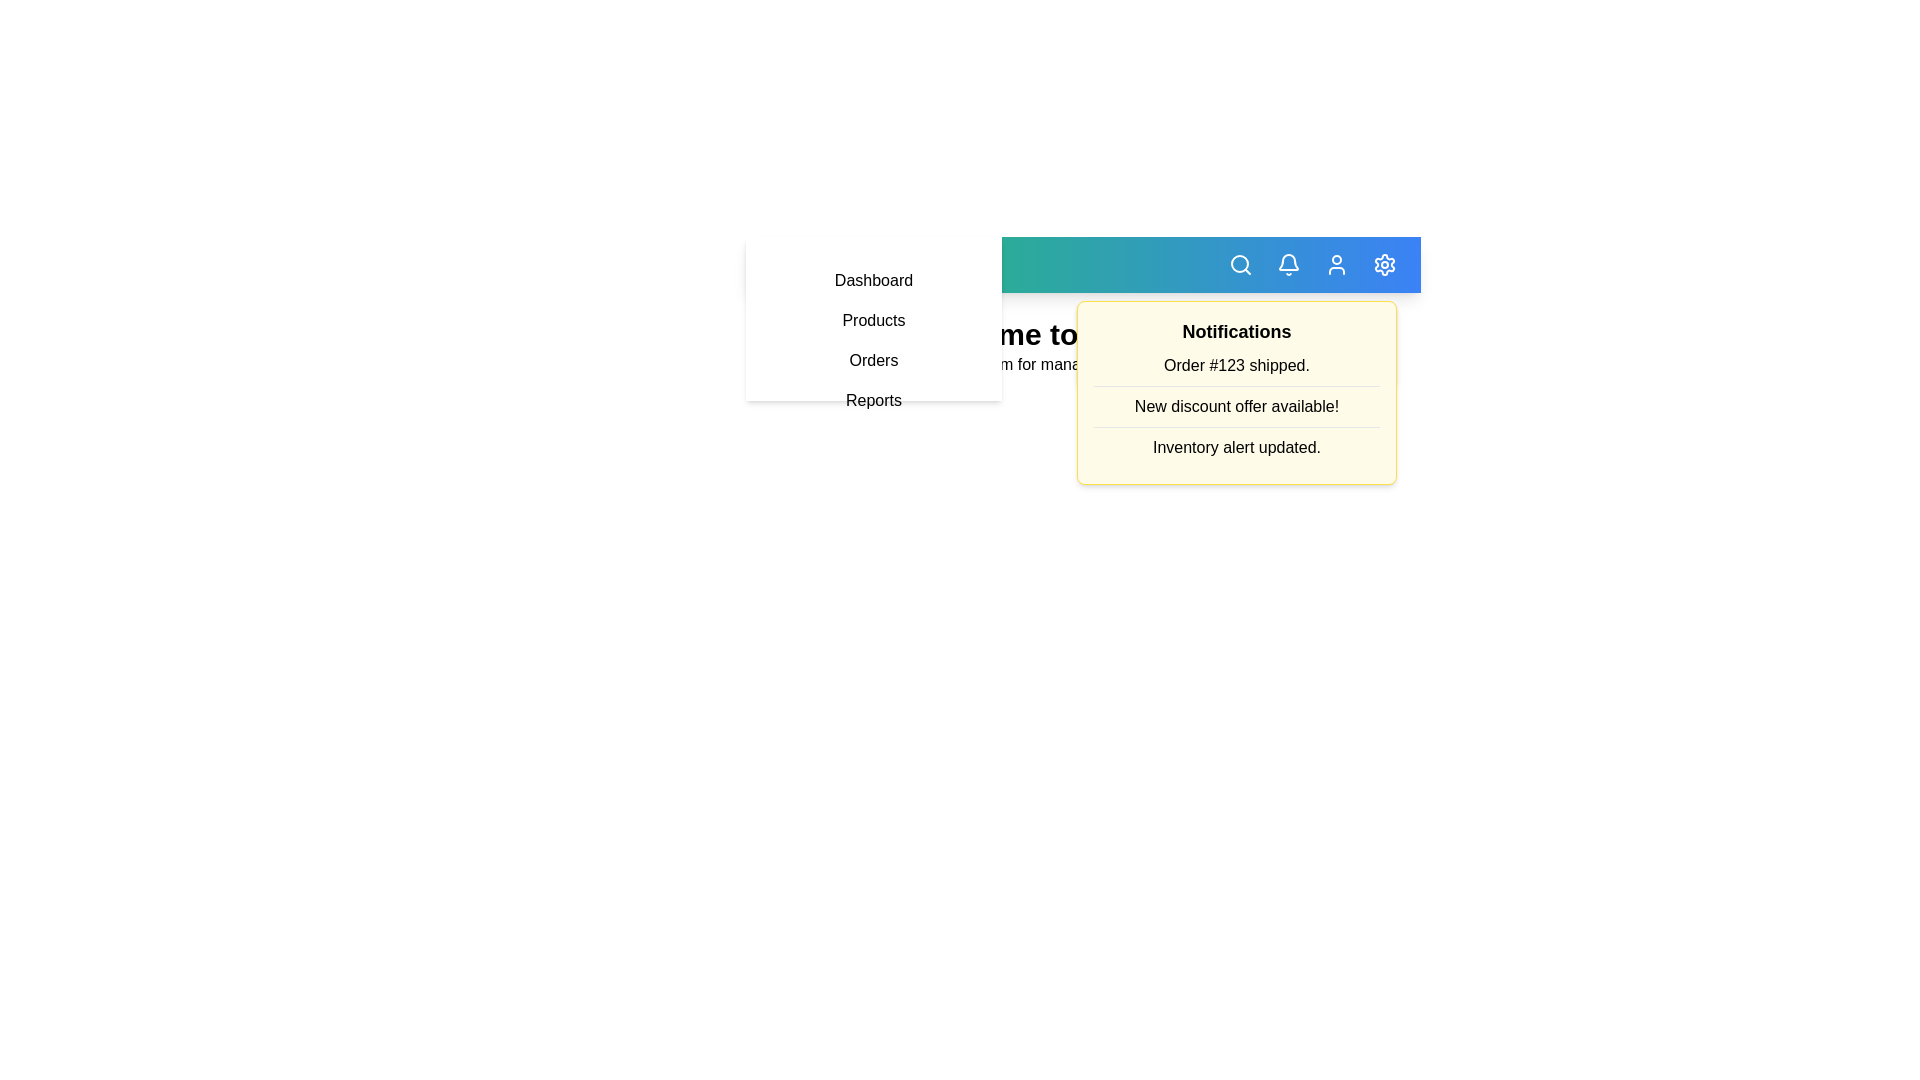 Image resolution: width=1920 pixels, height=1080 pixels. Describe the element at coordinates (873, 319) in the screenshot. I see `the 'Products' menu item, which is the second item in the vertical menu structure located near the top-right section of the interface` at that location.